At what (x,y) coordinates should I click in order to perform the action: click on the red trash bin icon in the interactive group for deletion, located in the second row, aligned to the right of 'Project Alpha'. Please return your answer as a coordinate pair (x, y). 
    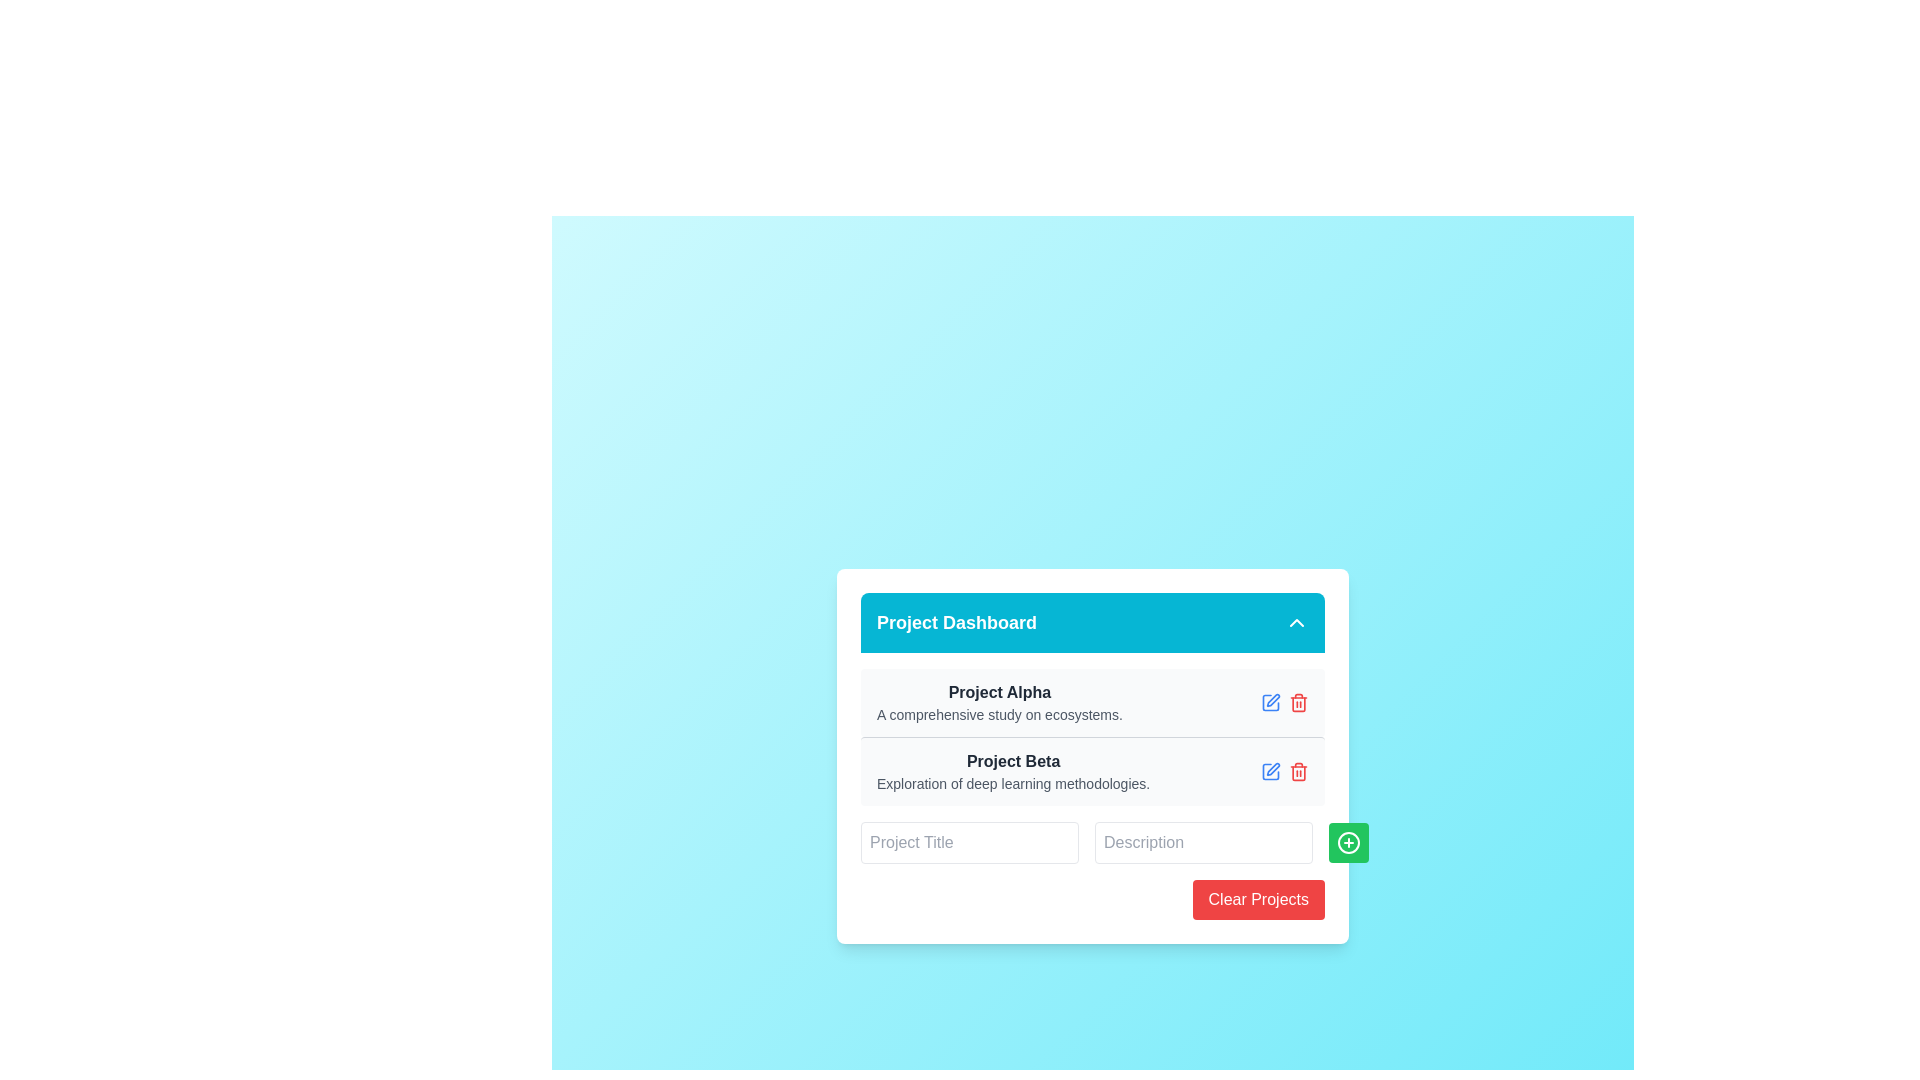
    Looking at the image, I should click on (1285, 701).